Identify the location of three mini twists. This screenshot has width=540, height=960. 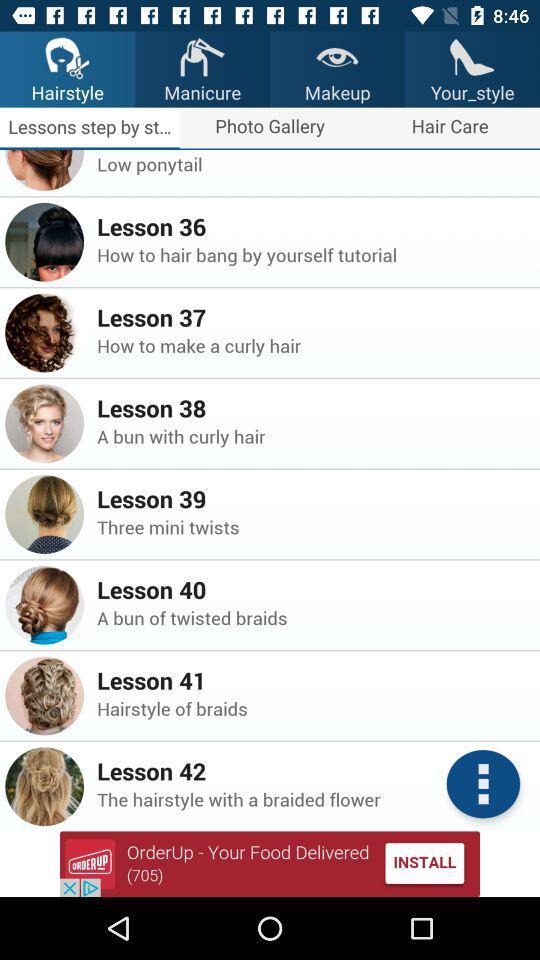
(312, 526).